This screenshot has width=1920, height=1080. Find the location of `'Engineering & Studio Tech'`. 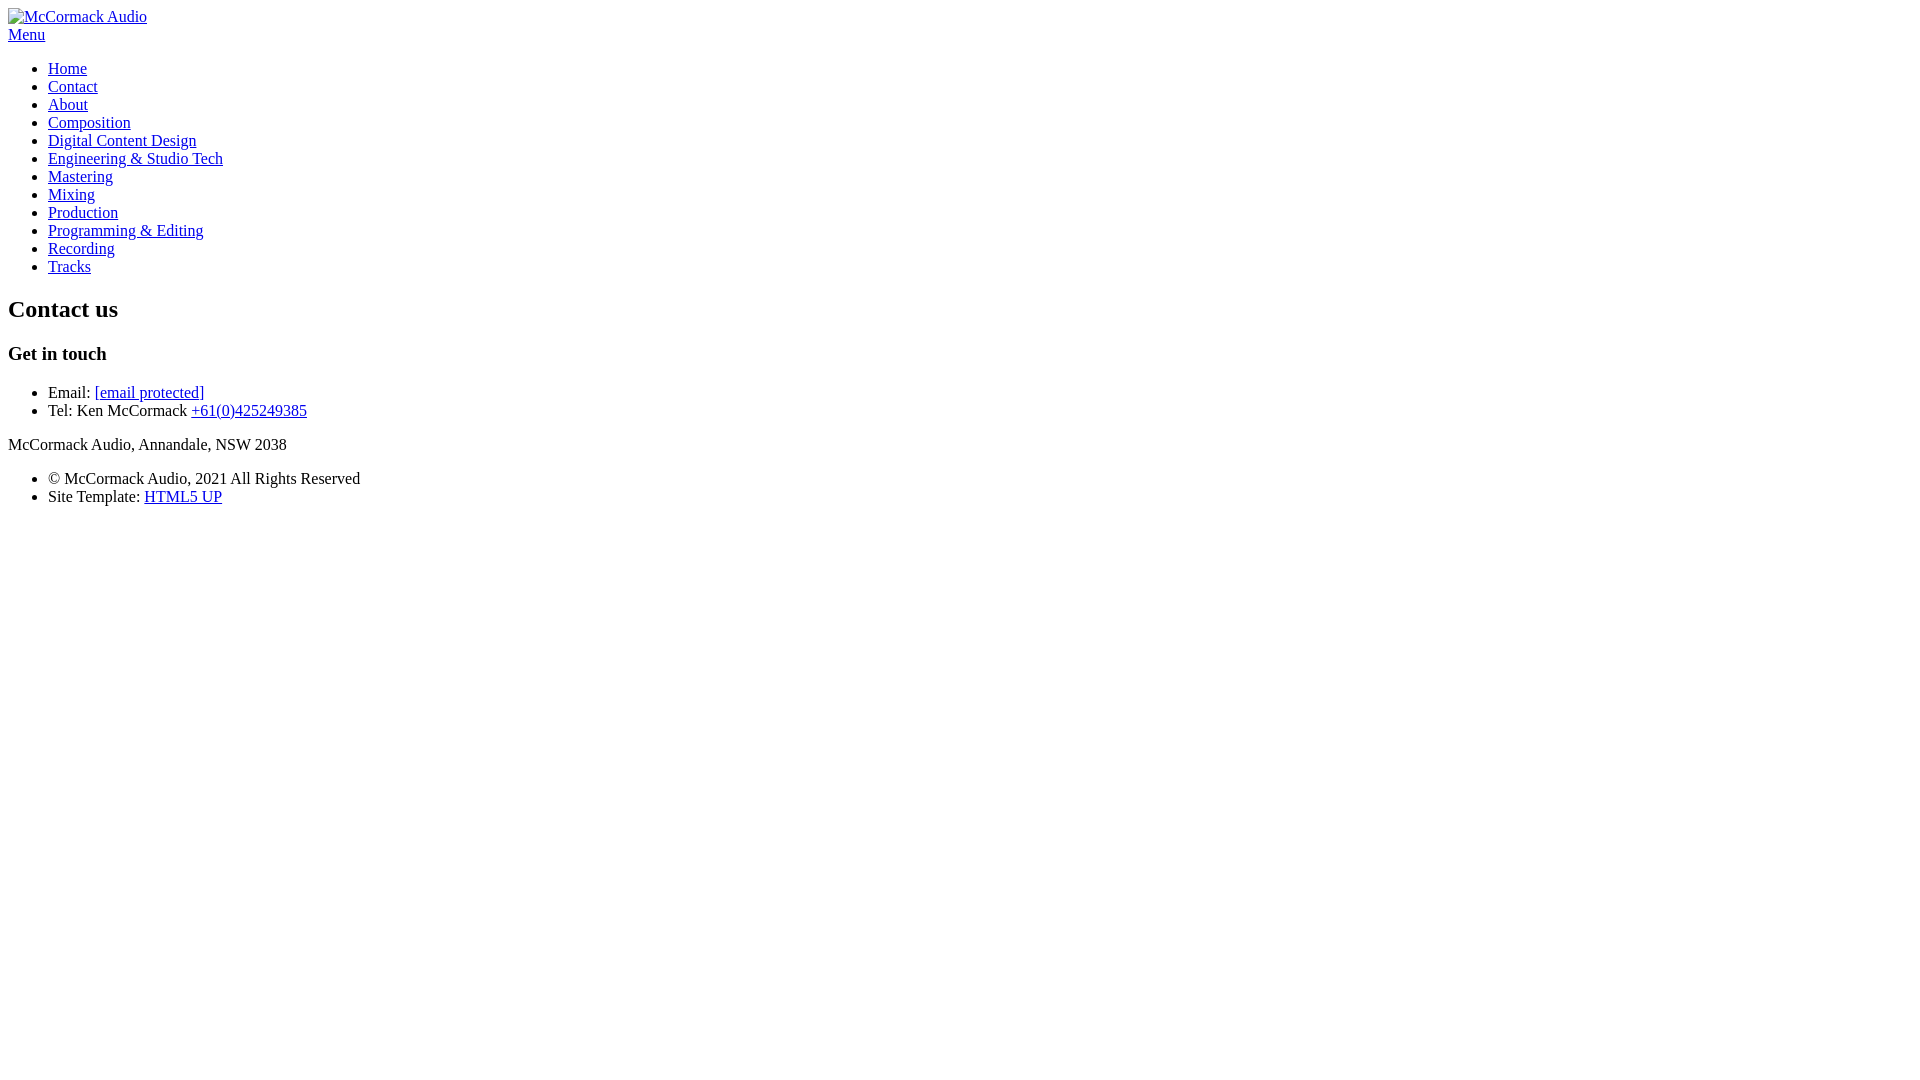

'Engineering & Studio Tech' is located at coordinates (134, 157).